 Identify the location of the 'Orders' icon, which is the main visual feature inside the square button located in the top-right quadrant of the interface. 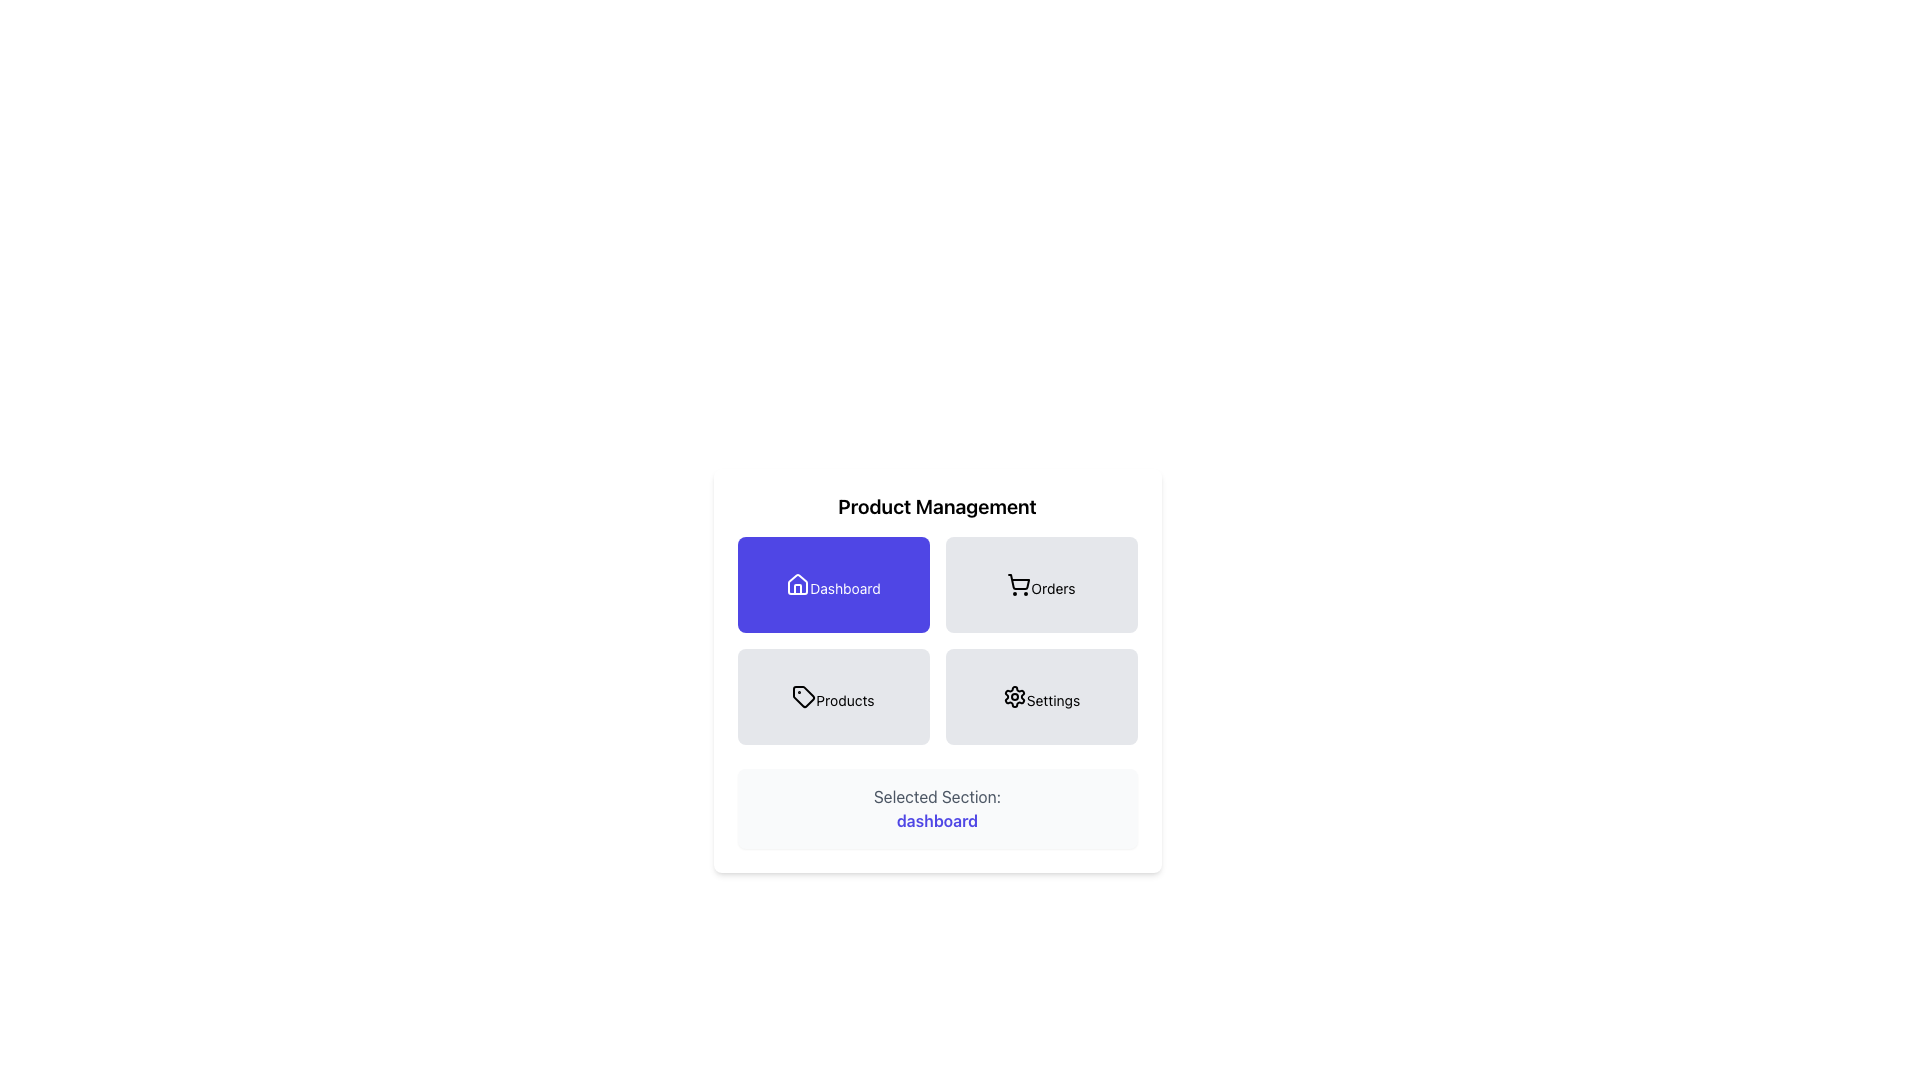
(1019, 582).